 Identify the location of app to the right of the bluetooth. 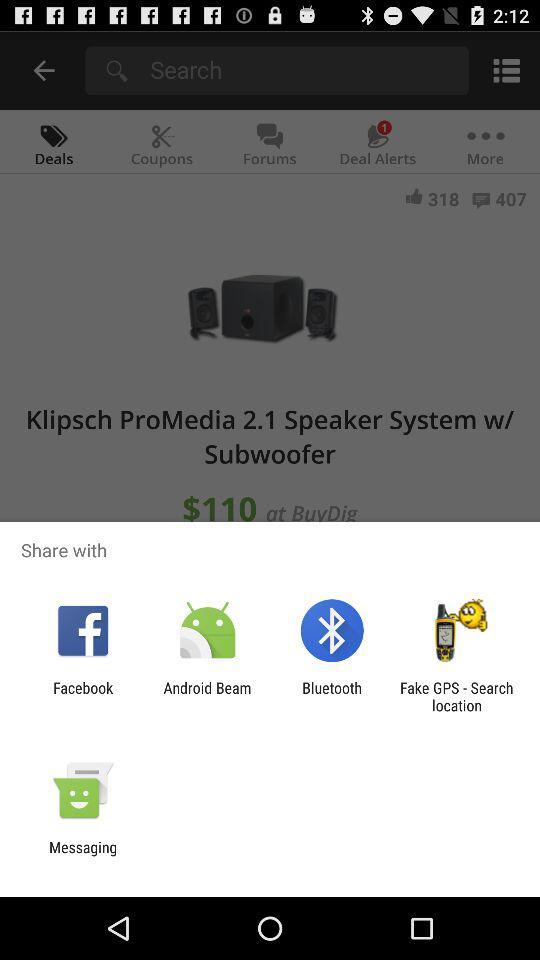
(456, 696).